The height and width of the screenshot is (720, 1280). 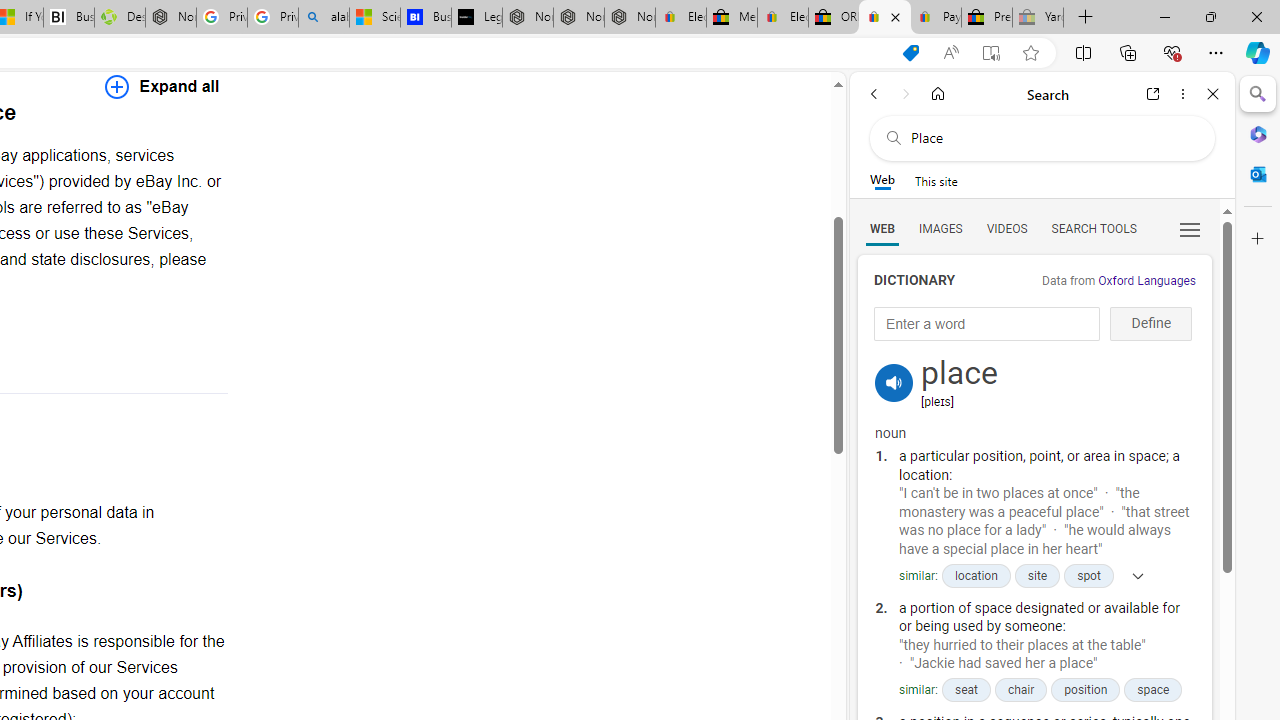 I want to click on 'SEARCH TOOLS', so click(x=1092, y=227).